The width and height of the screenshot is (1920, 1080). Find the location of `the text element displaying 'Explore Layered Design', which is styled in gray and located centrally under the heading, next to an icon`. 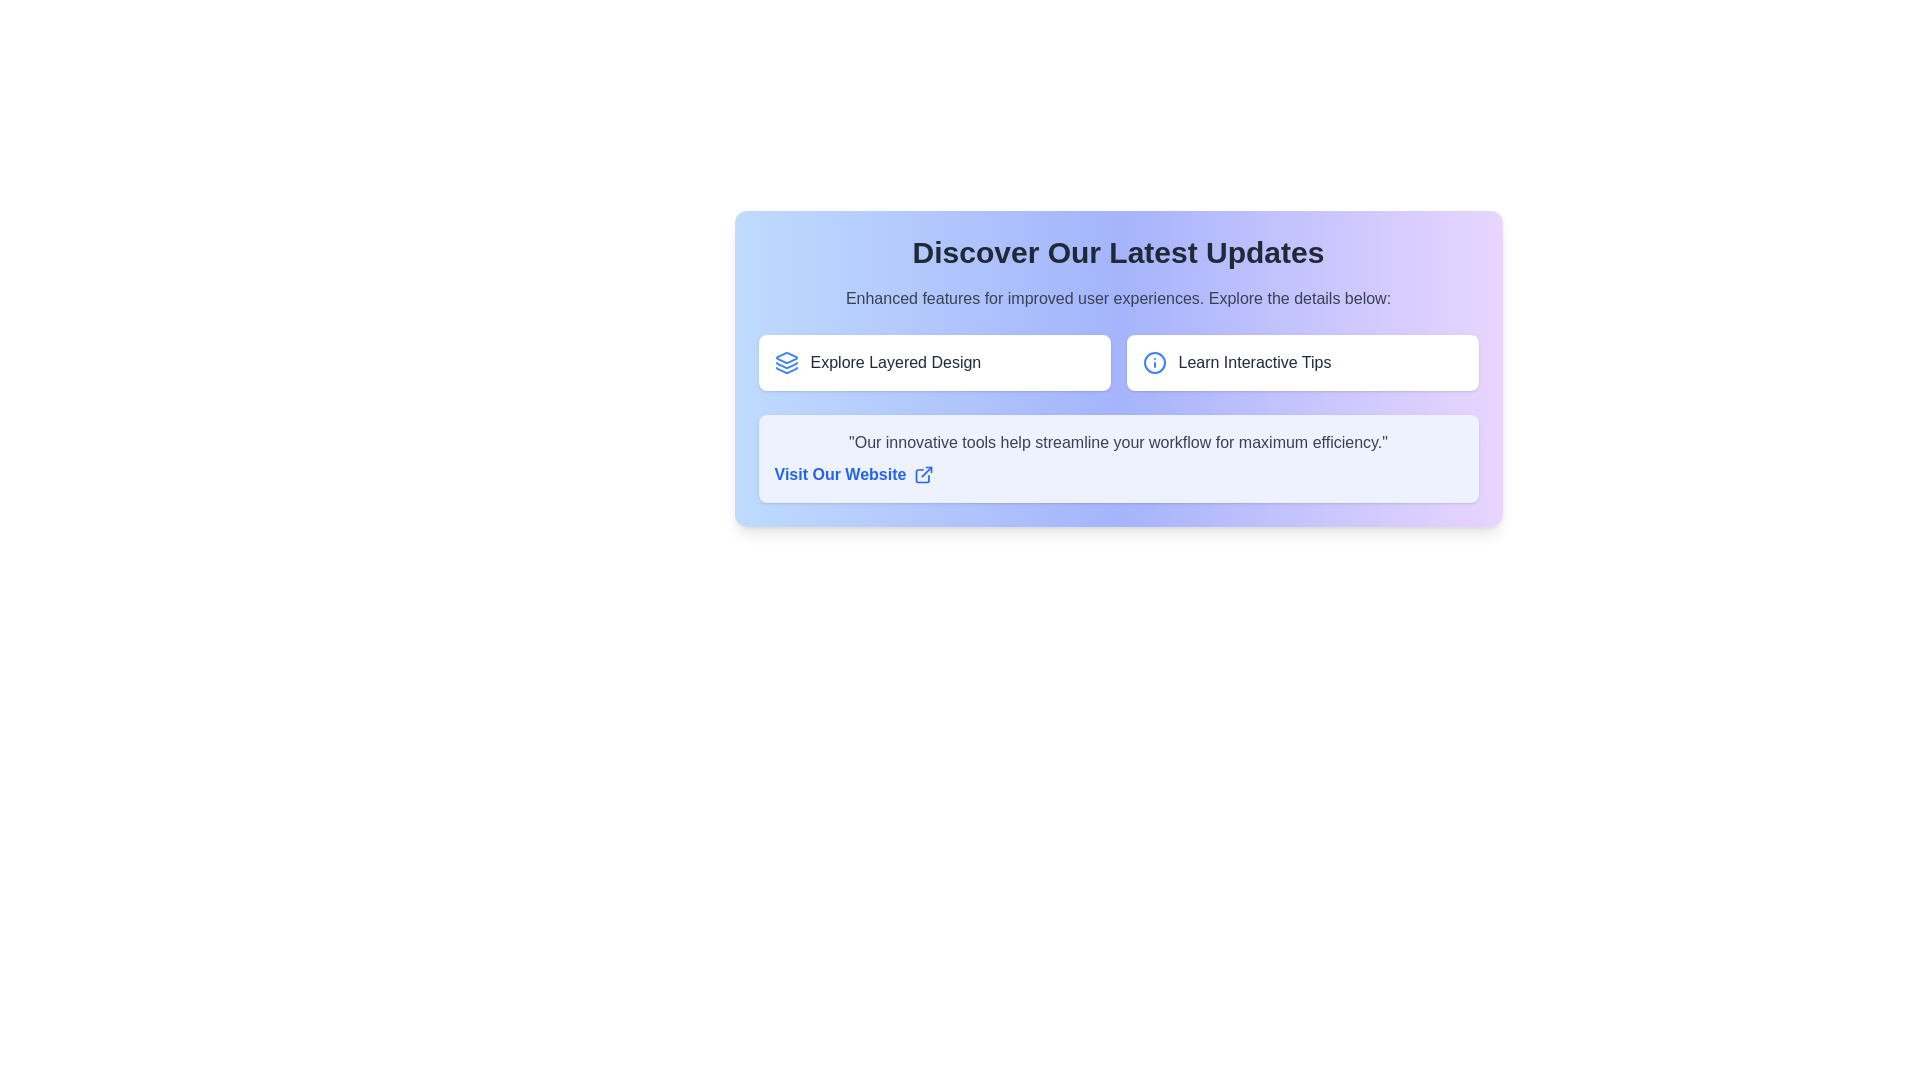

the text element displaying 'Explore Layered Design', which is styled in gray and located centrally under the heading, next to an icon is located at coordinates (894, 362).